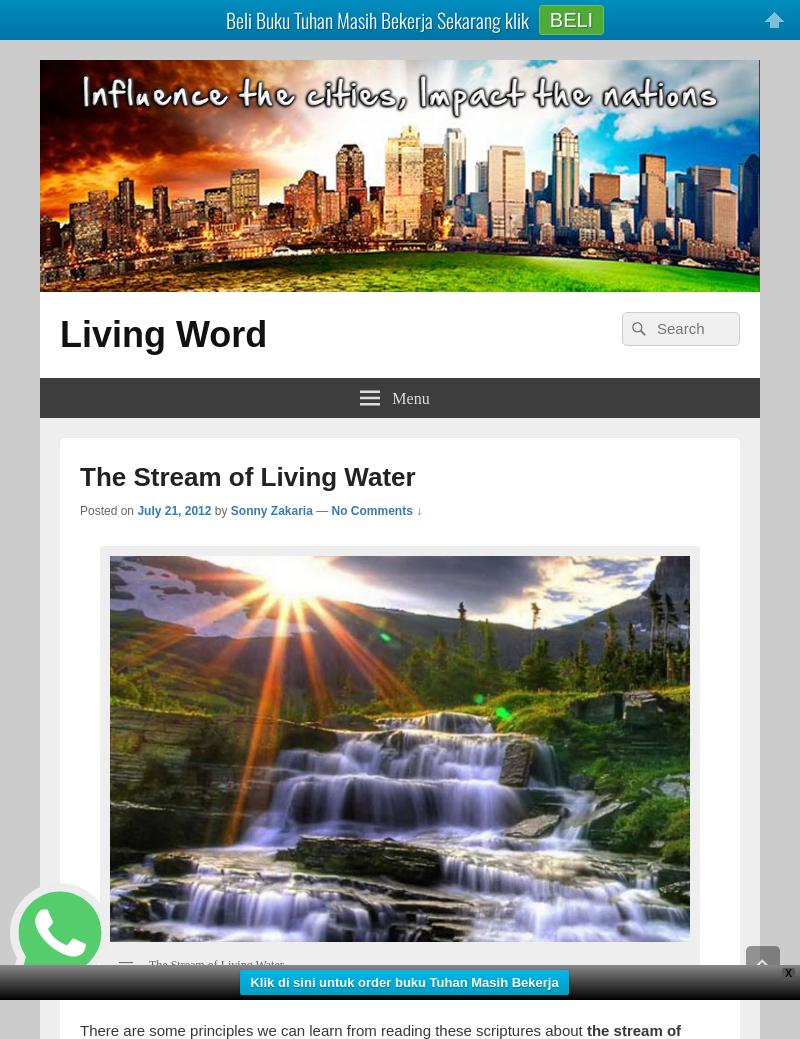 The width and height of the screenshot is (800, 1039). What do you see at coordinates (107, 509) in the screenshot?
I see `'Posted on'` at bounding box center [107, 509].